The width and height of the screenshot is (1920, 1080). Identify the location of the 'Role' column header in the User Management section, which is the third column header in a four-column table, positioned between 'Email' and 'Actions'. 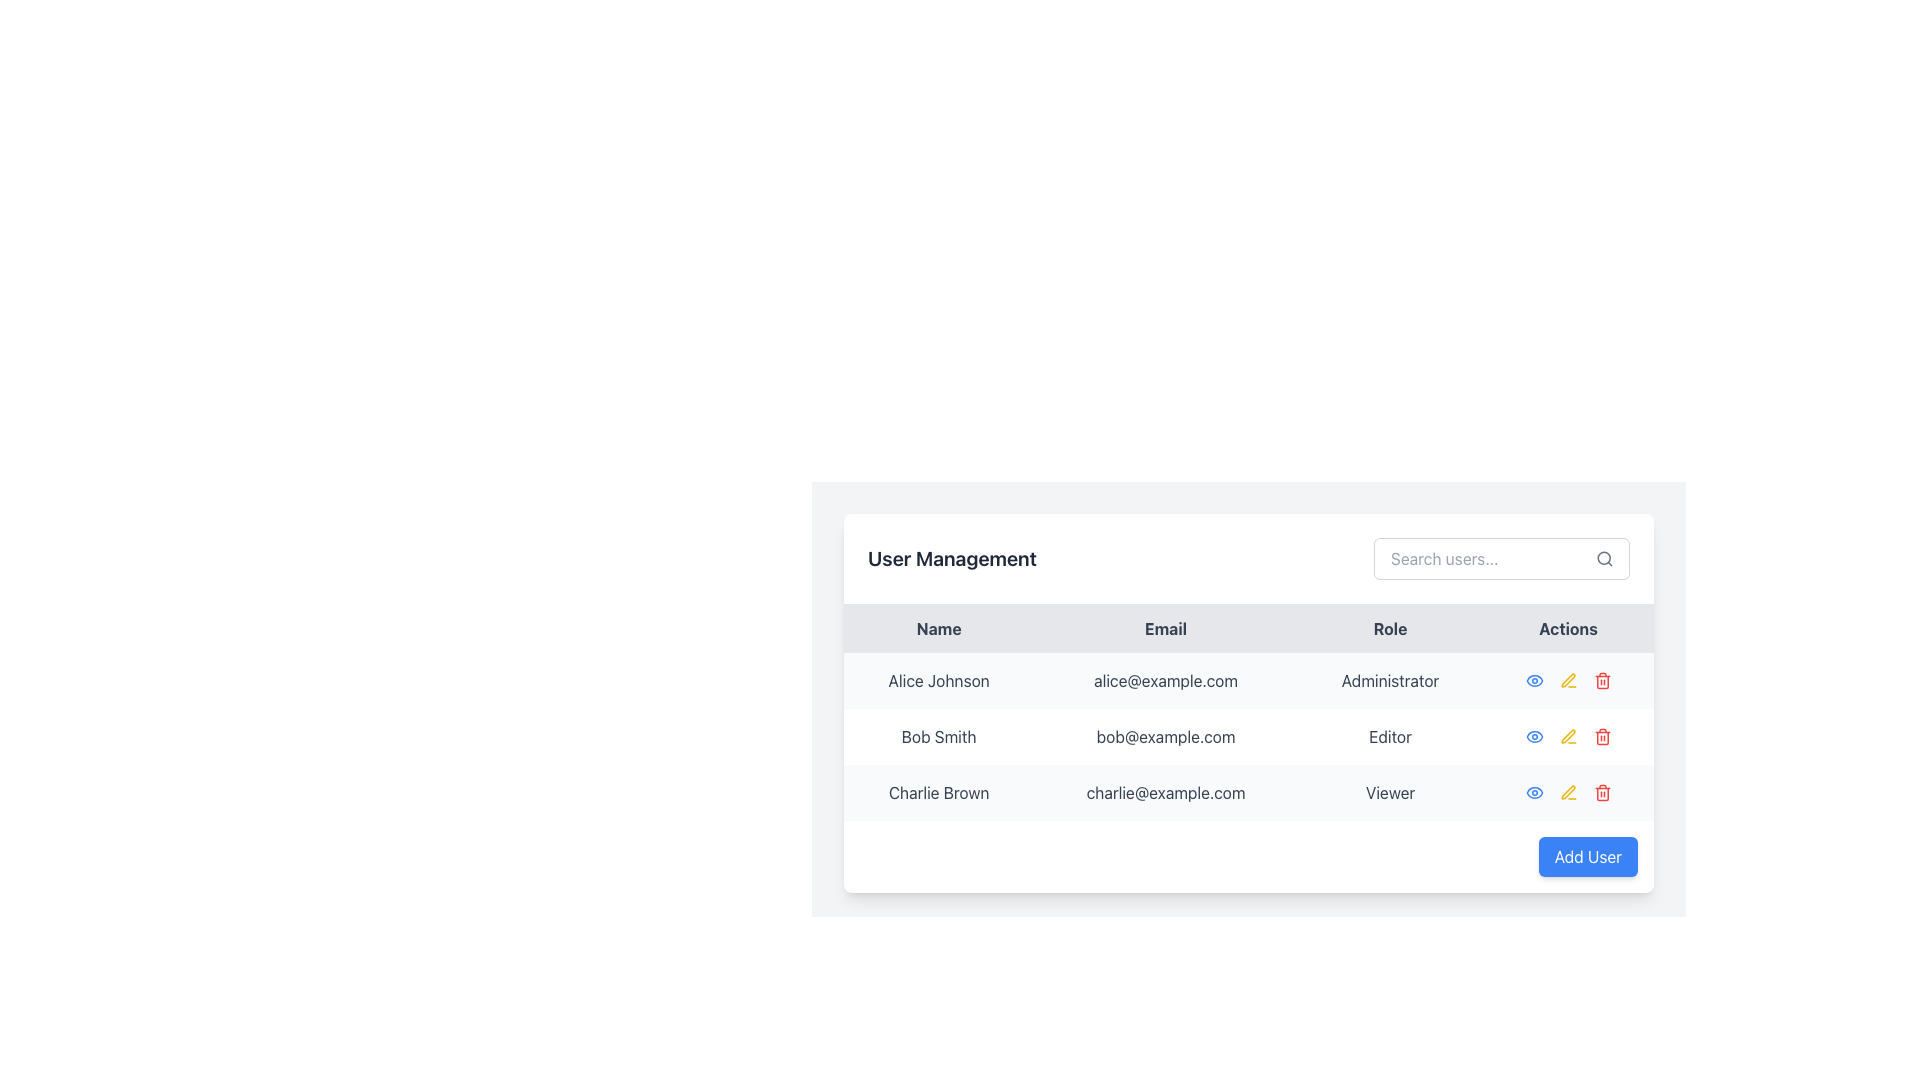
(1389, 627).